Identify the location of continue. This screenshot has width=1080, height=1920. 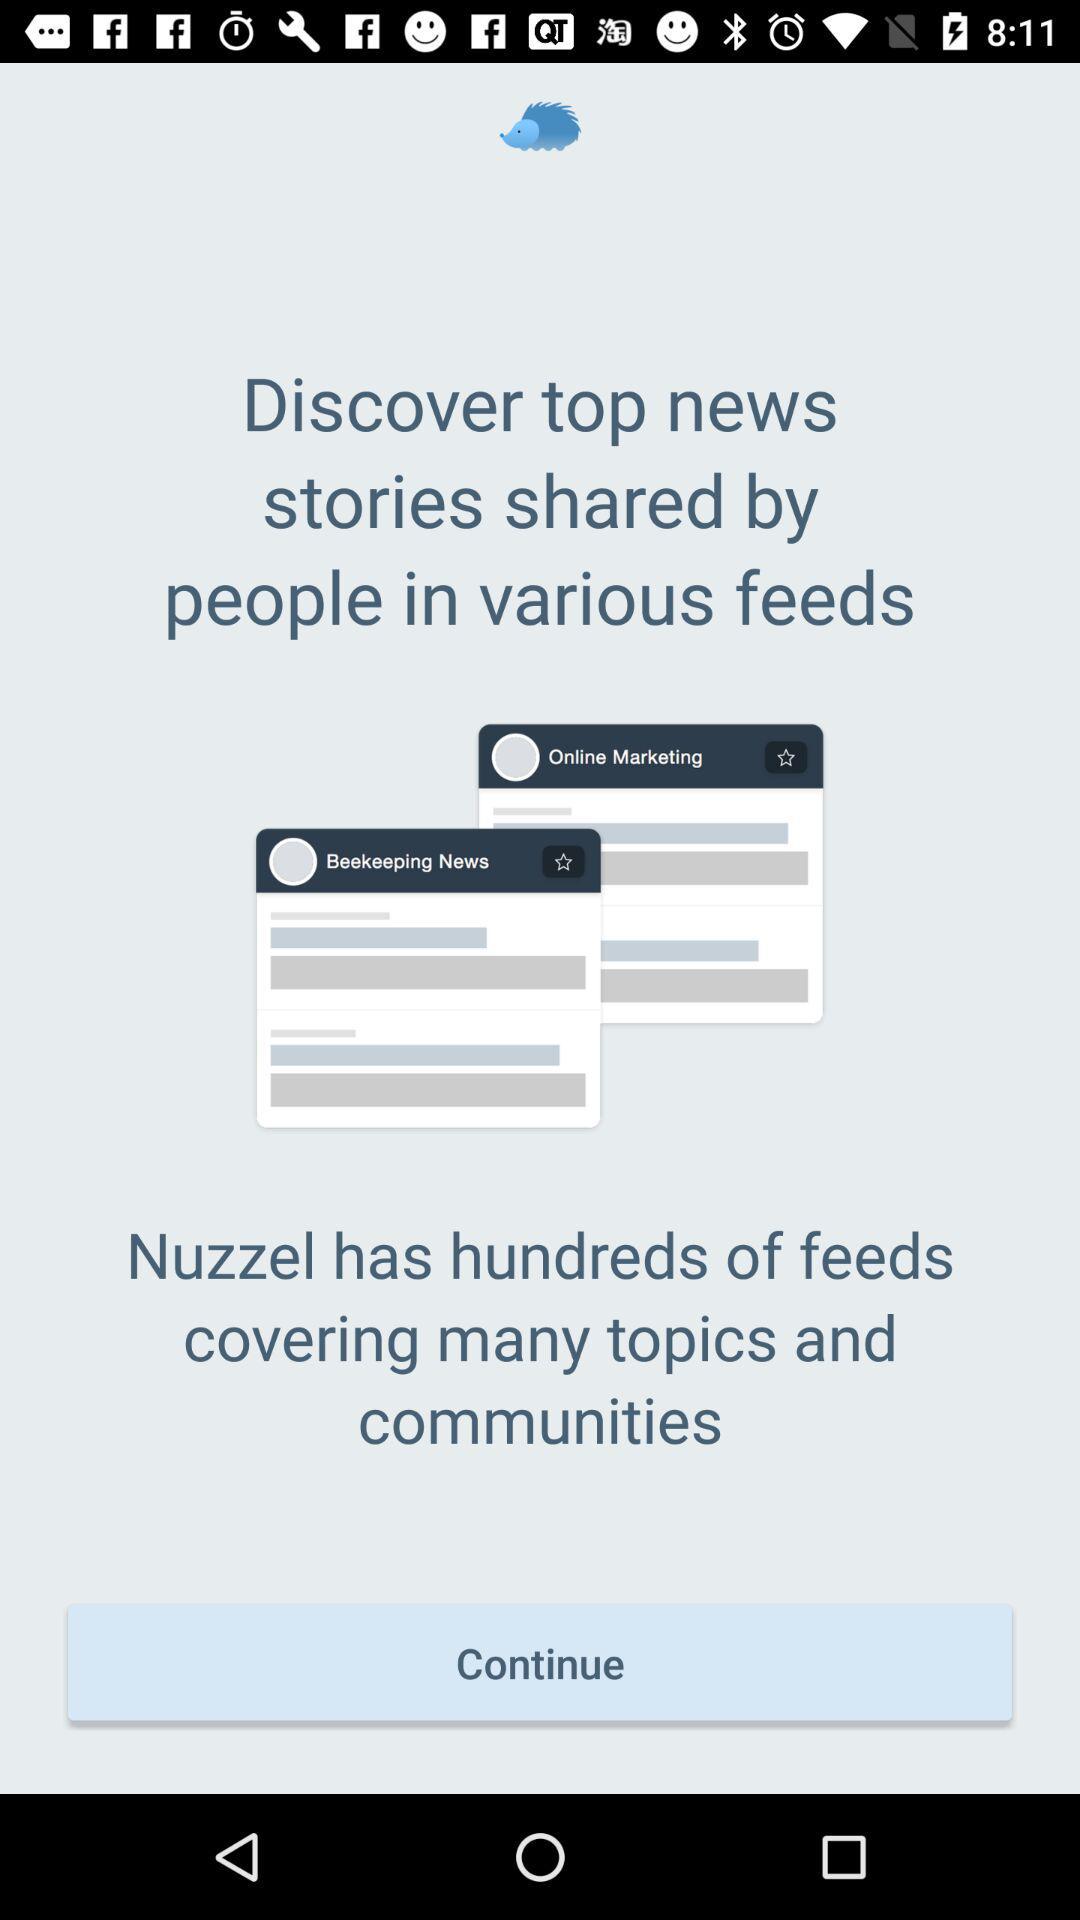
(540, 1662).